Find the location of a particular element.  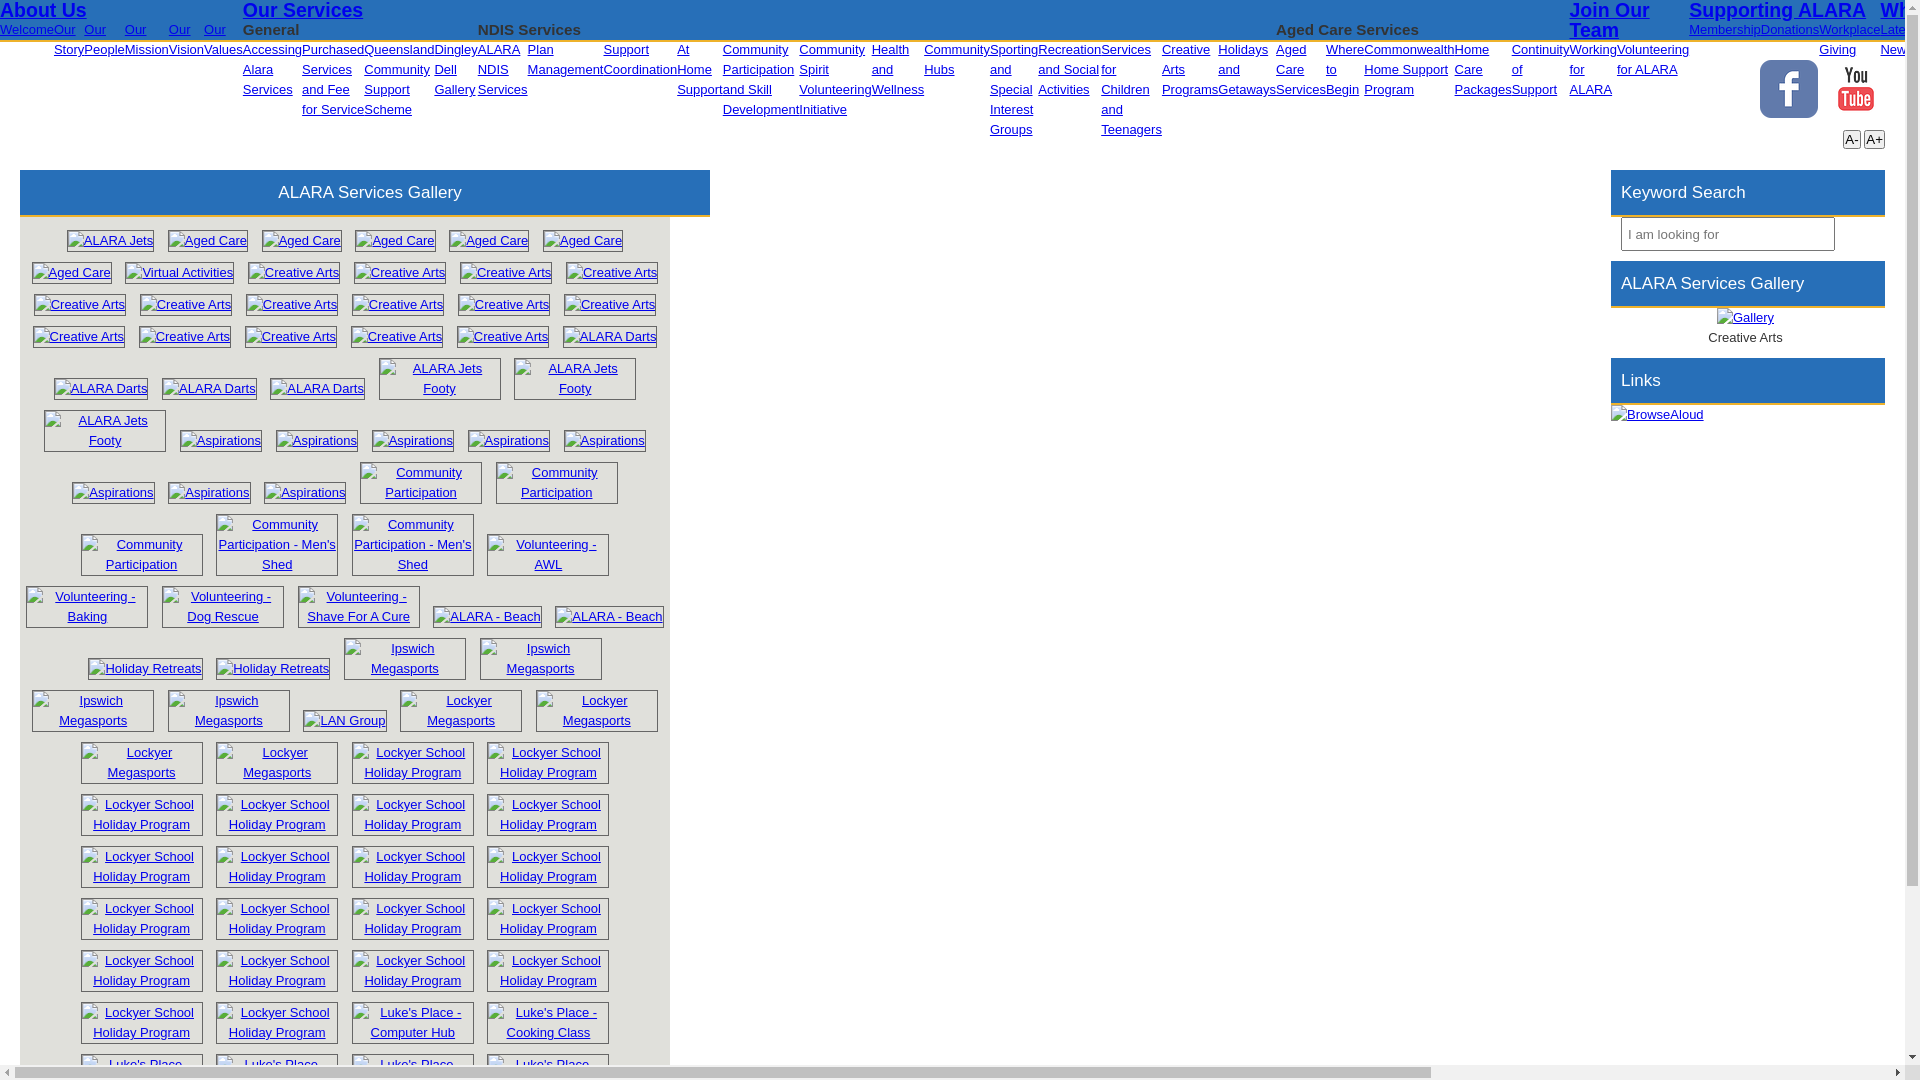

'ALARA NDIS Services' is located at coordinates (503, 68).